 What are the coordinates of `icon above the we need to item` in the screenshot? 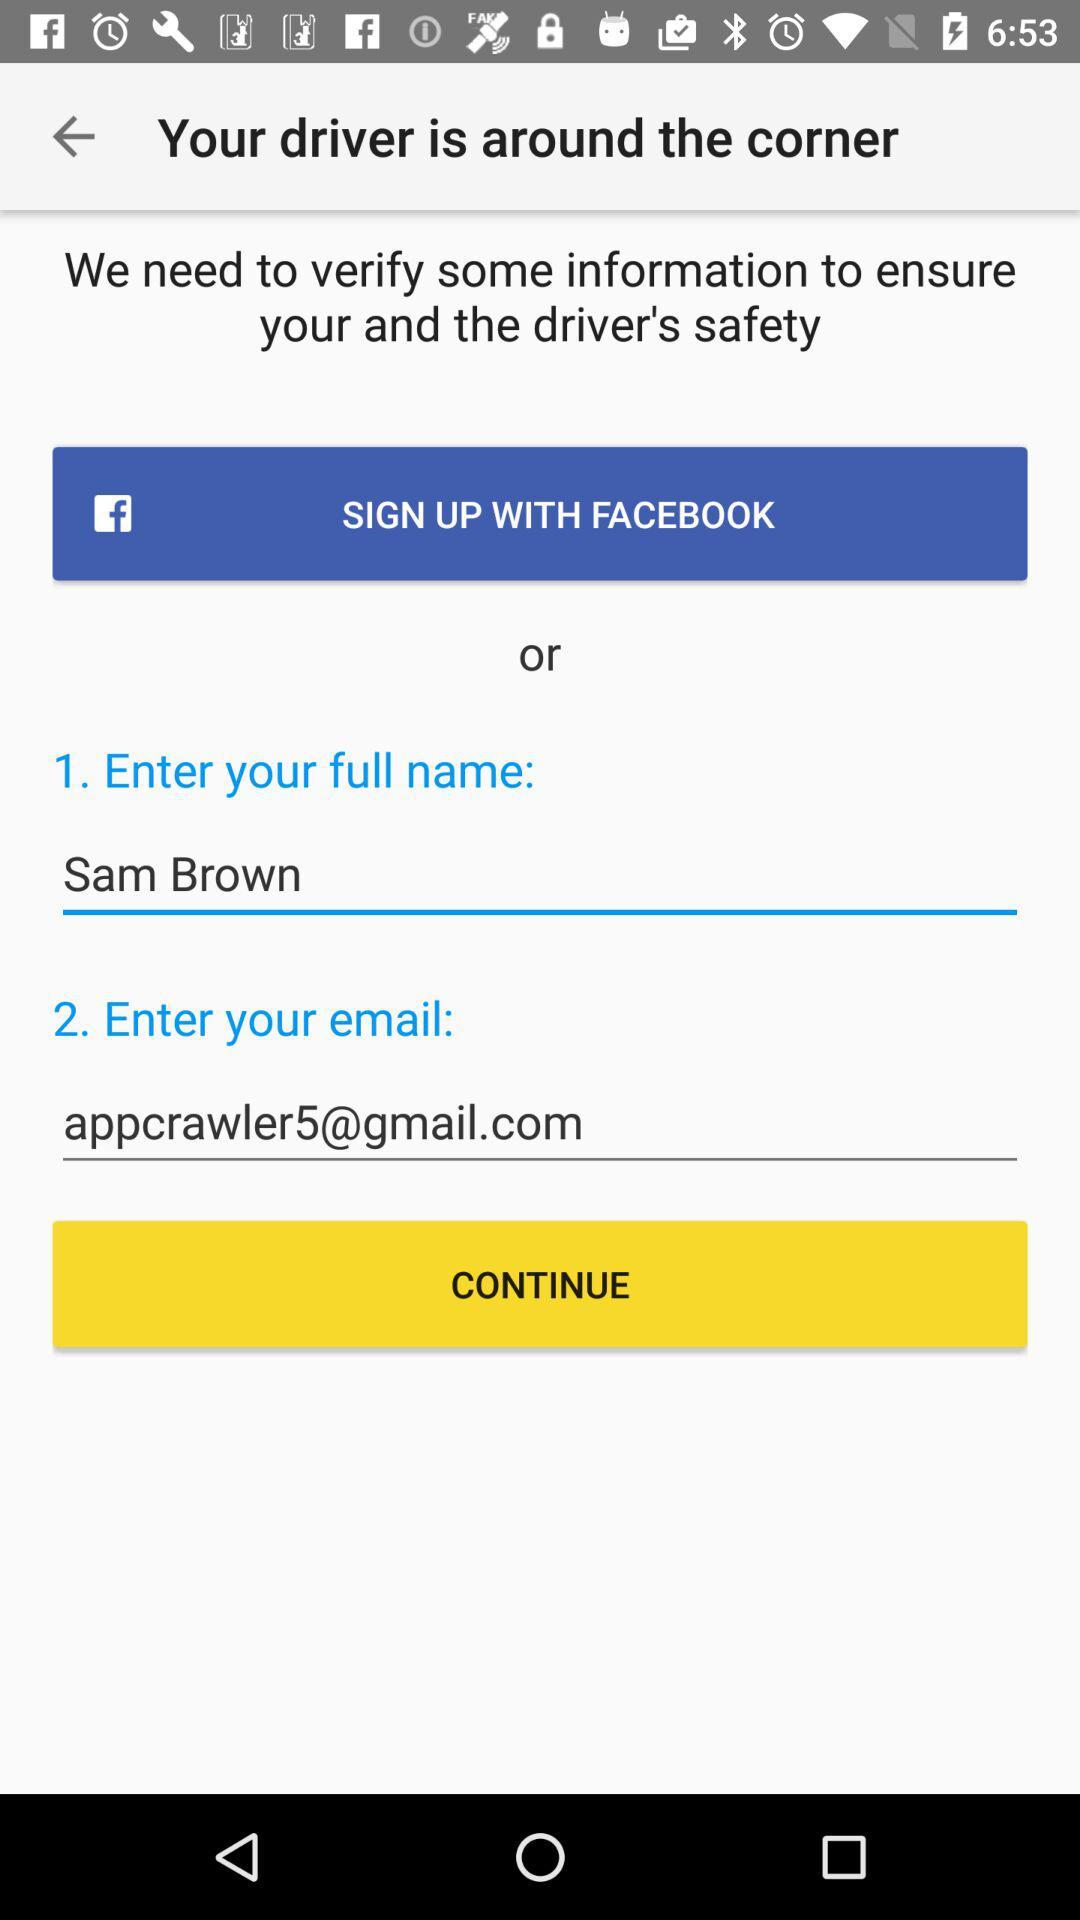 It's located at (72, 135).